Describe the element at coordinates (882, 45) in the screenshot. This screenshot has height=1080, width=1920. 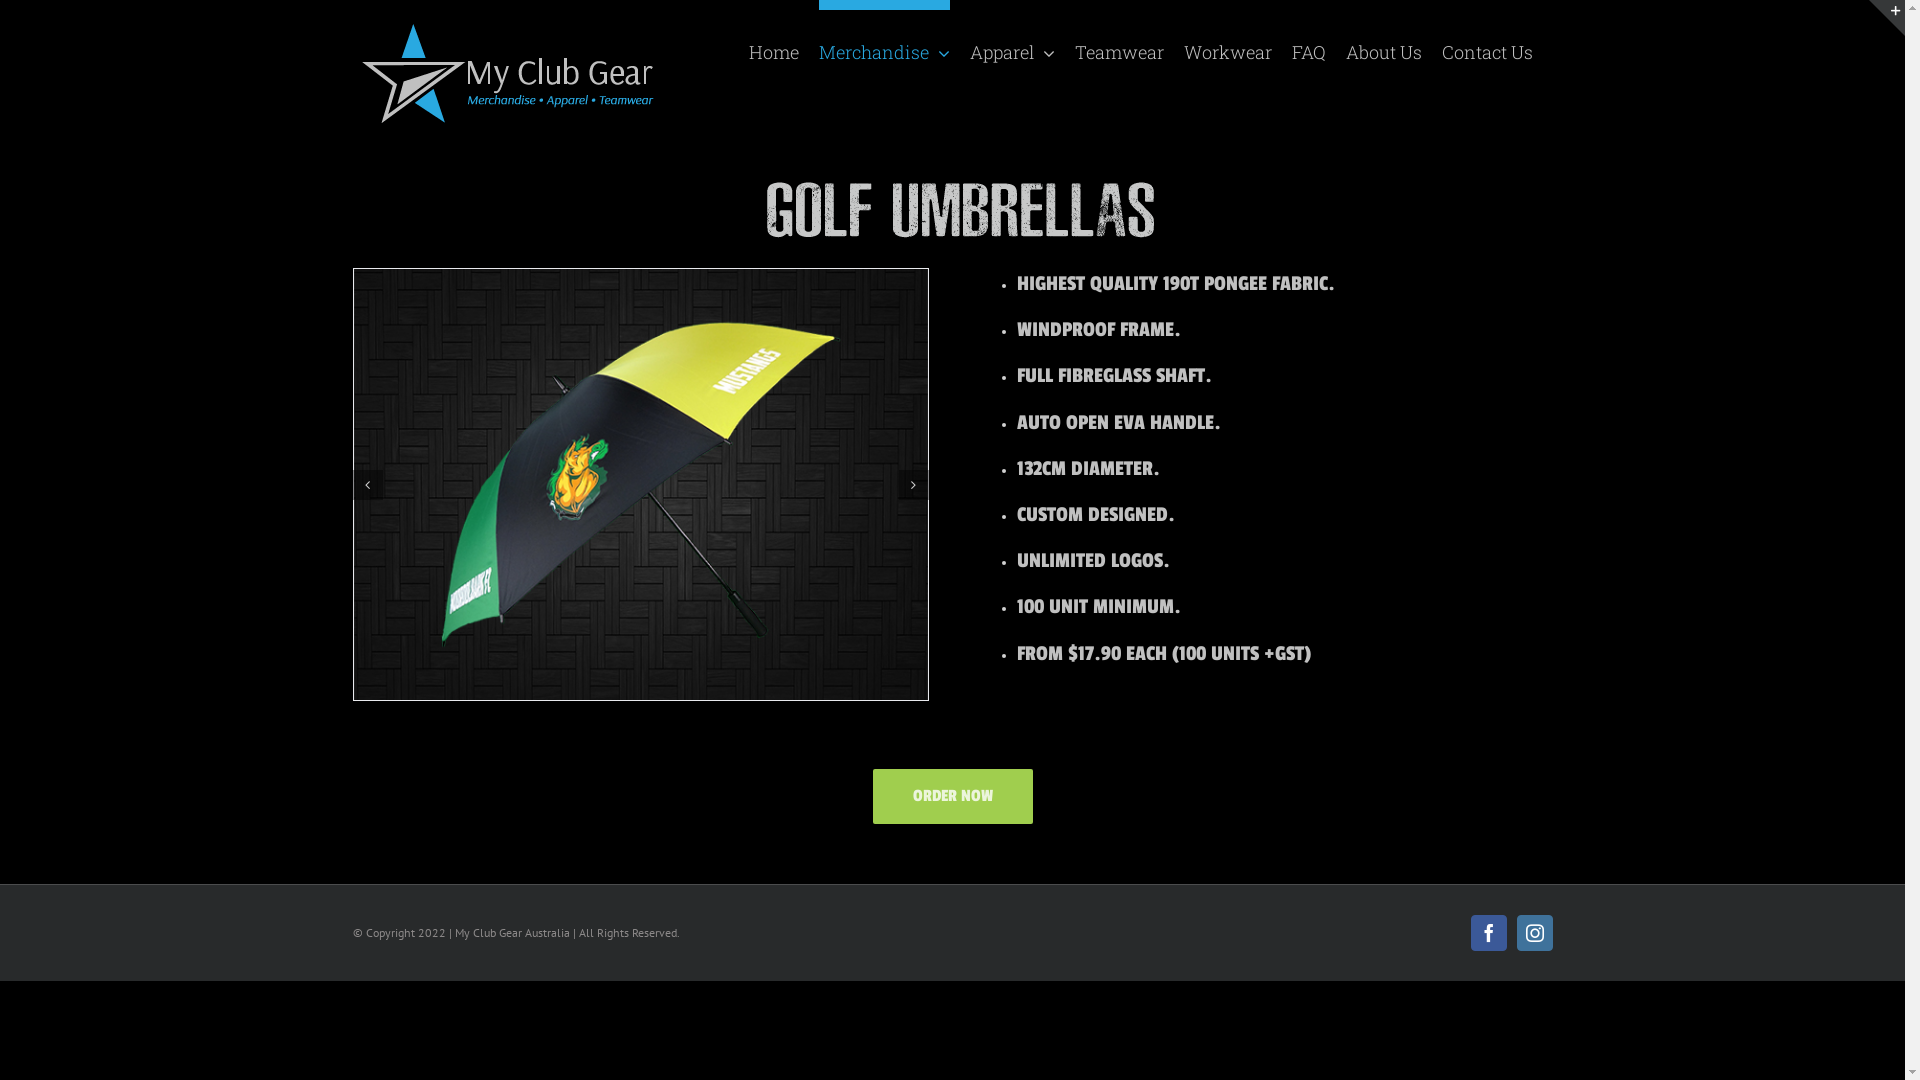
I see `'Merchandise'` at that location.